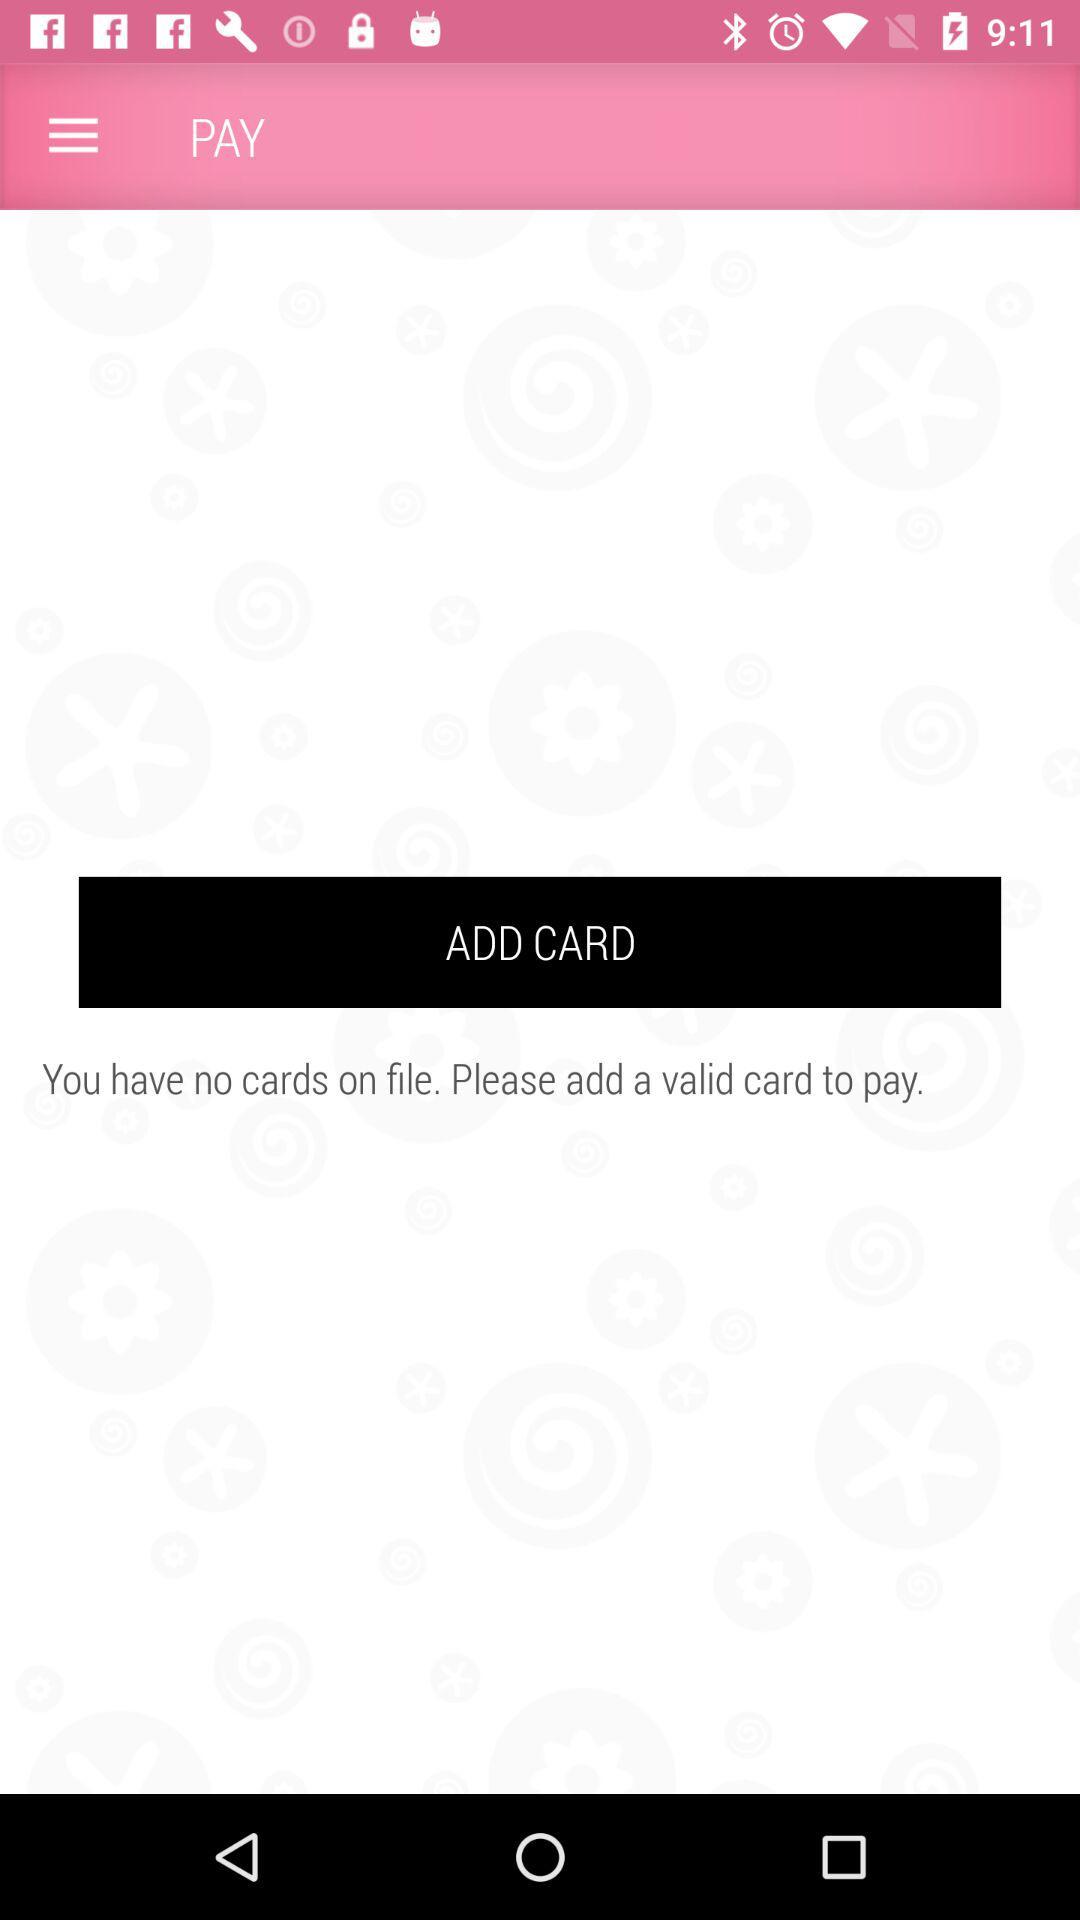 The width and height of the screenshot is (1080, 1920). I want to click on item next to the pay item, so click(72, 135).